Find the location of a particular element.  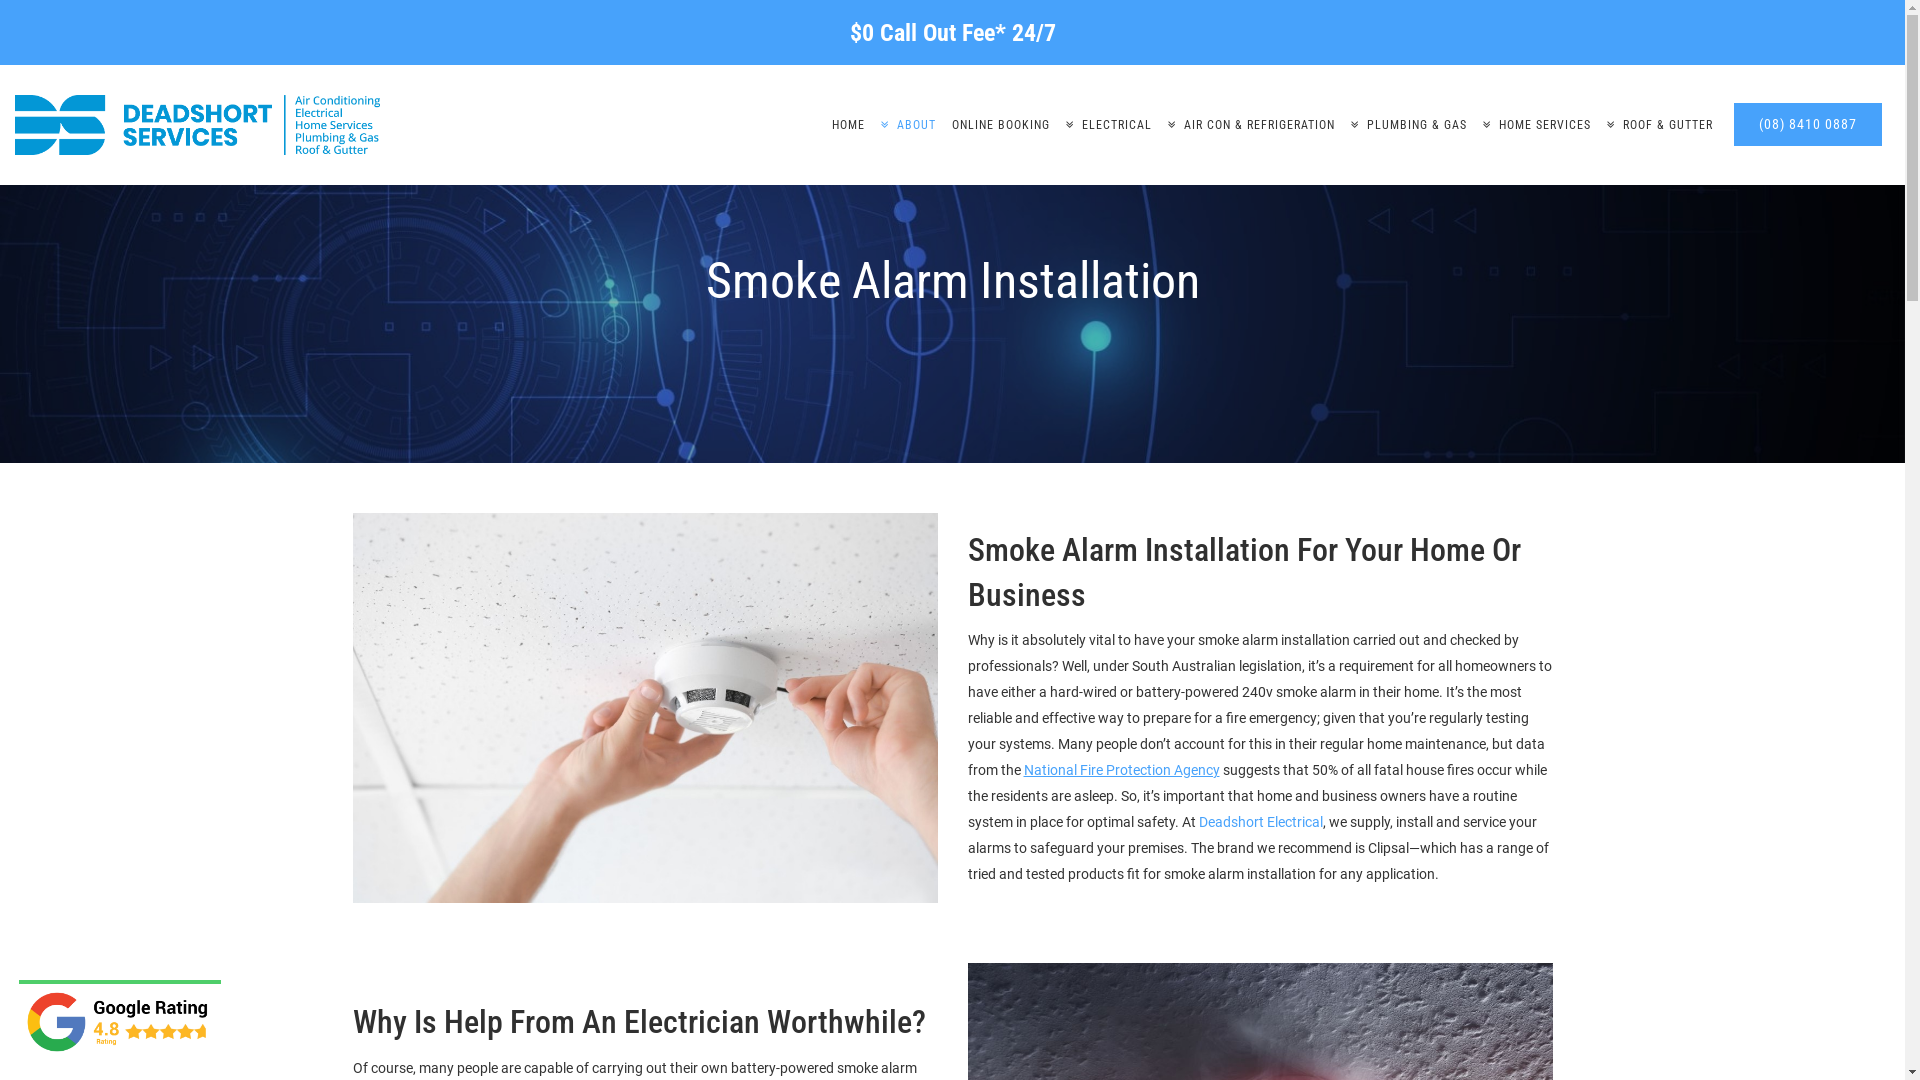

'ROOF & GUTTER' is located at coordinates (1660, 124).